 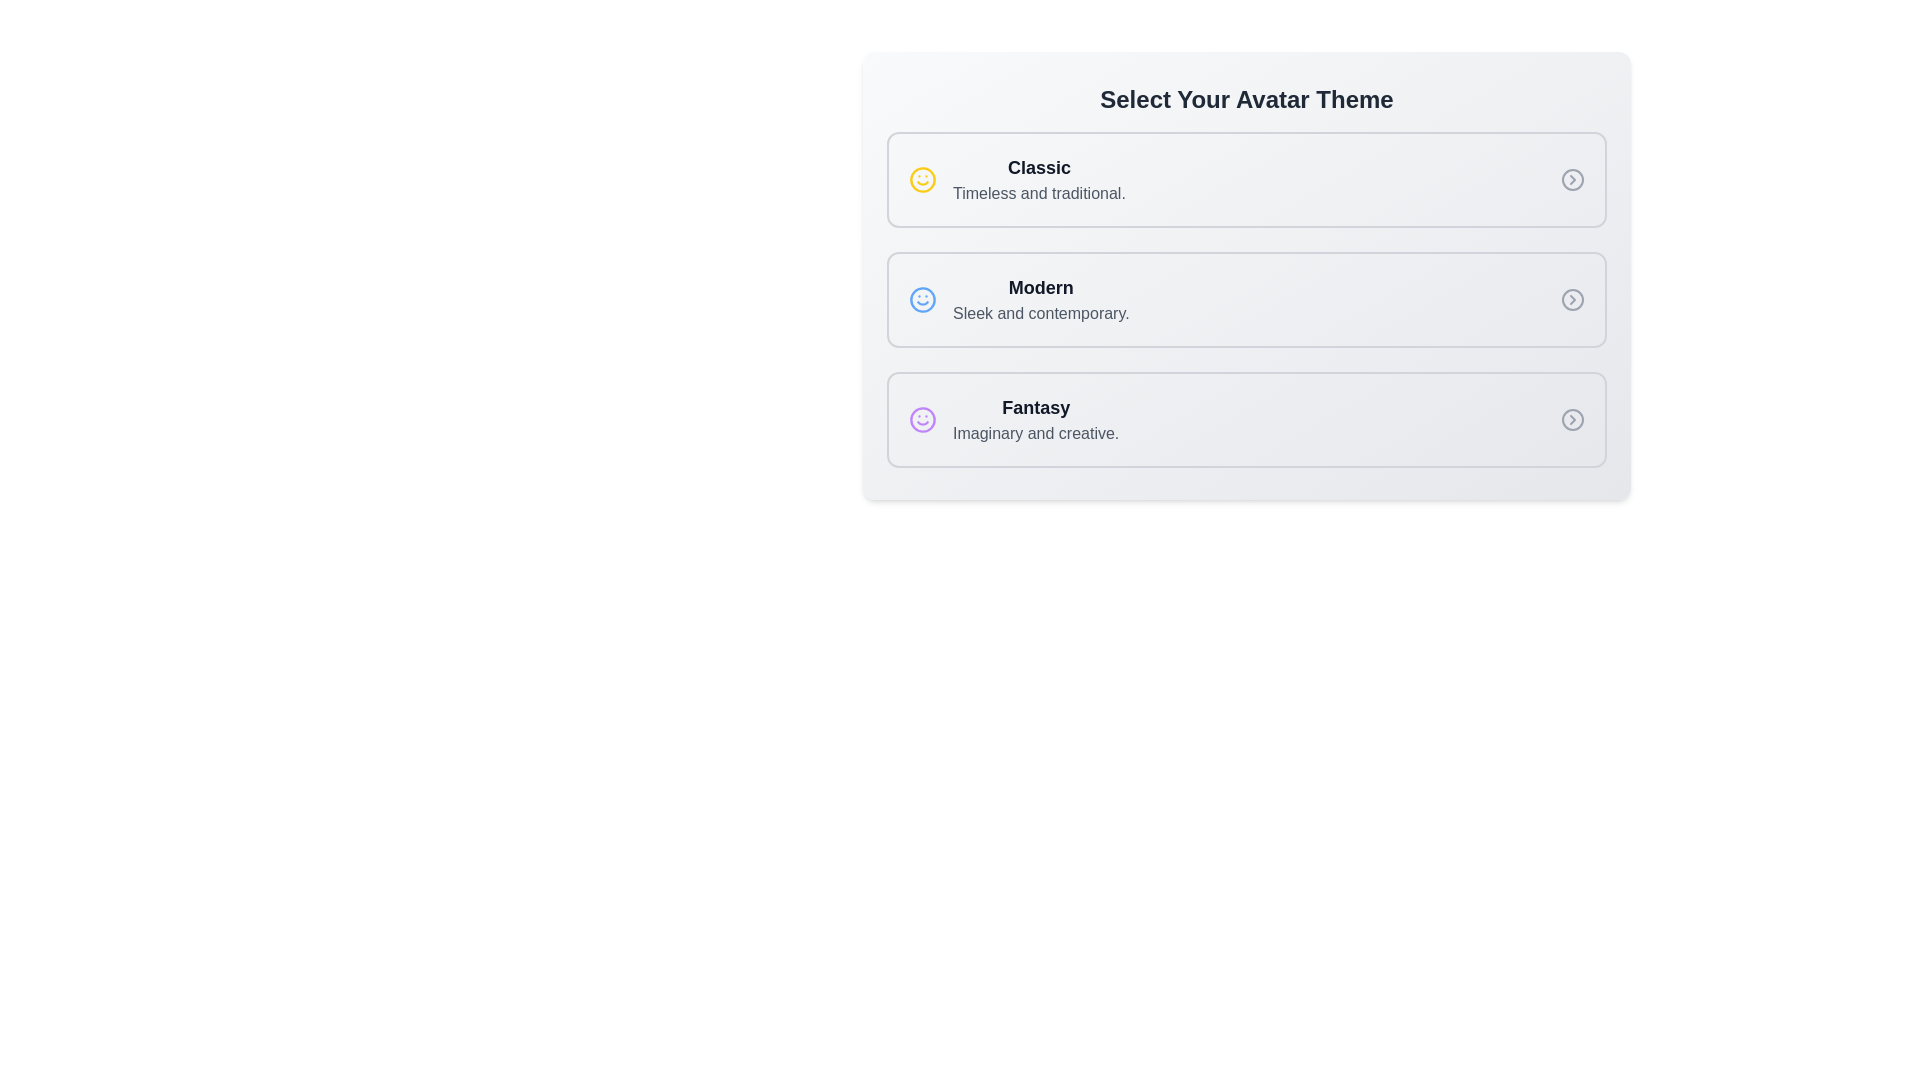 What do you see at coordinates (1572, 419) in the screenshot?
I see `the circular icon within the SVG, which is positioned next to the right side of the 'Fantasy' list item in the vertical list of avatar themes` at bounding box center [1572, 419].